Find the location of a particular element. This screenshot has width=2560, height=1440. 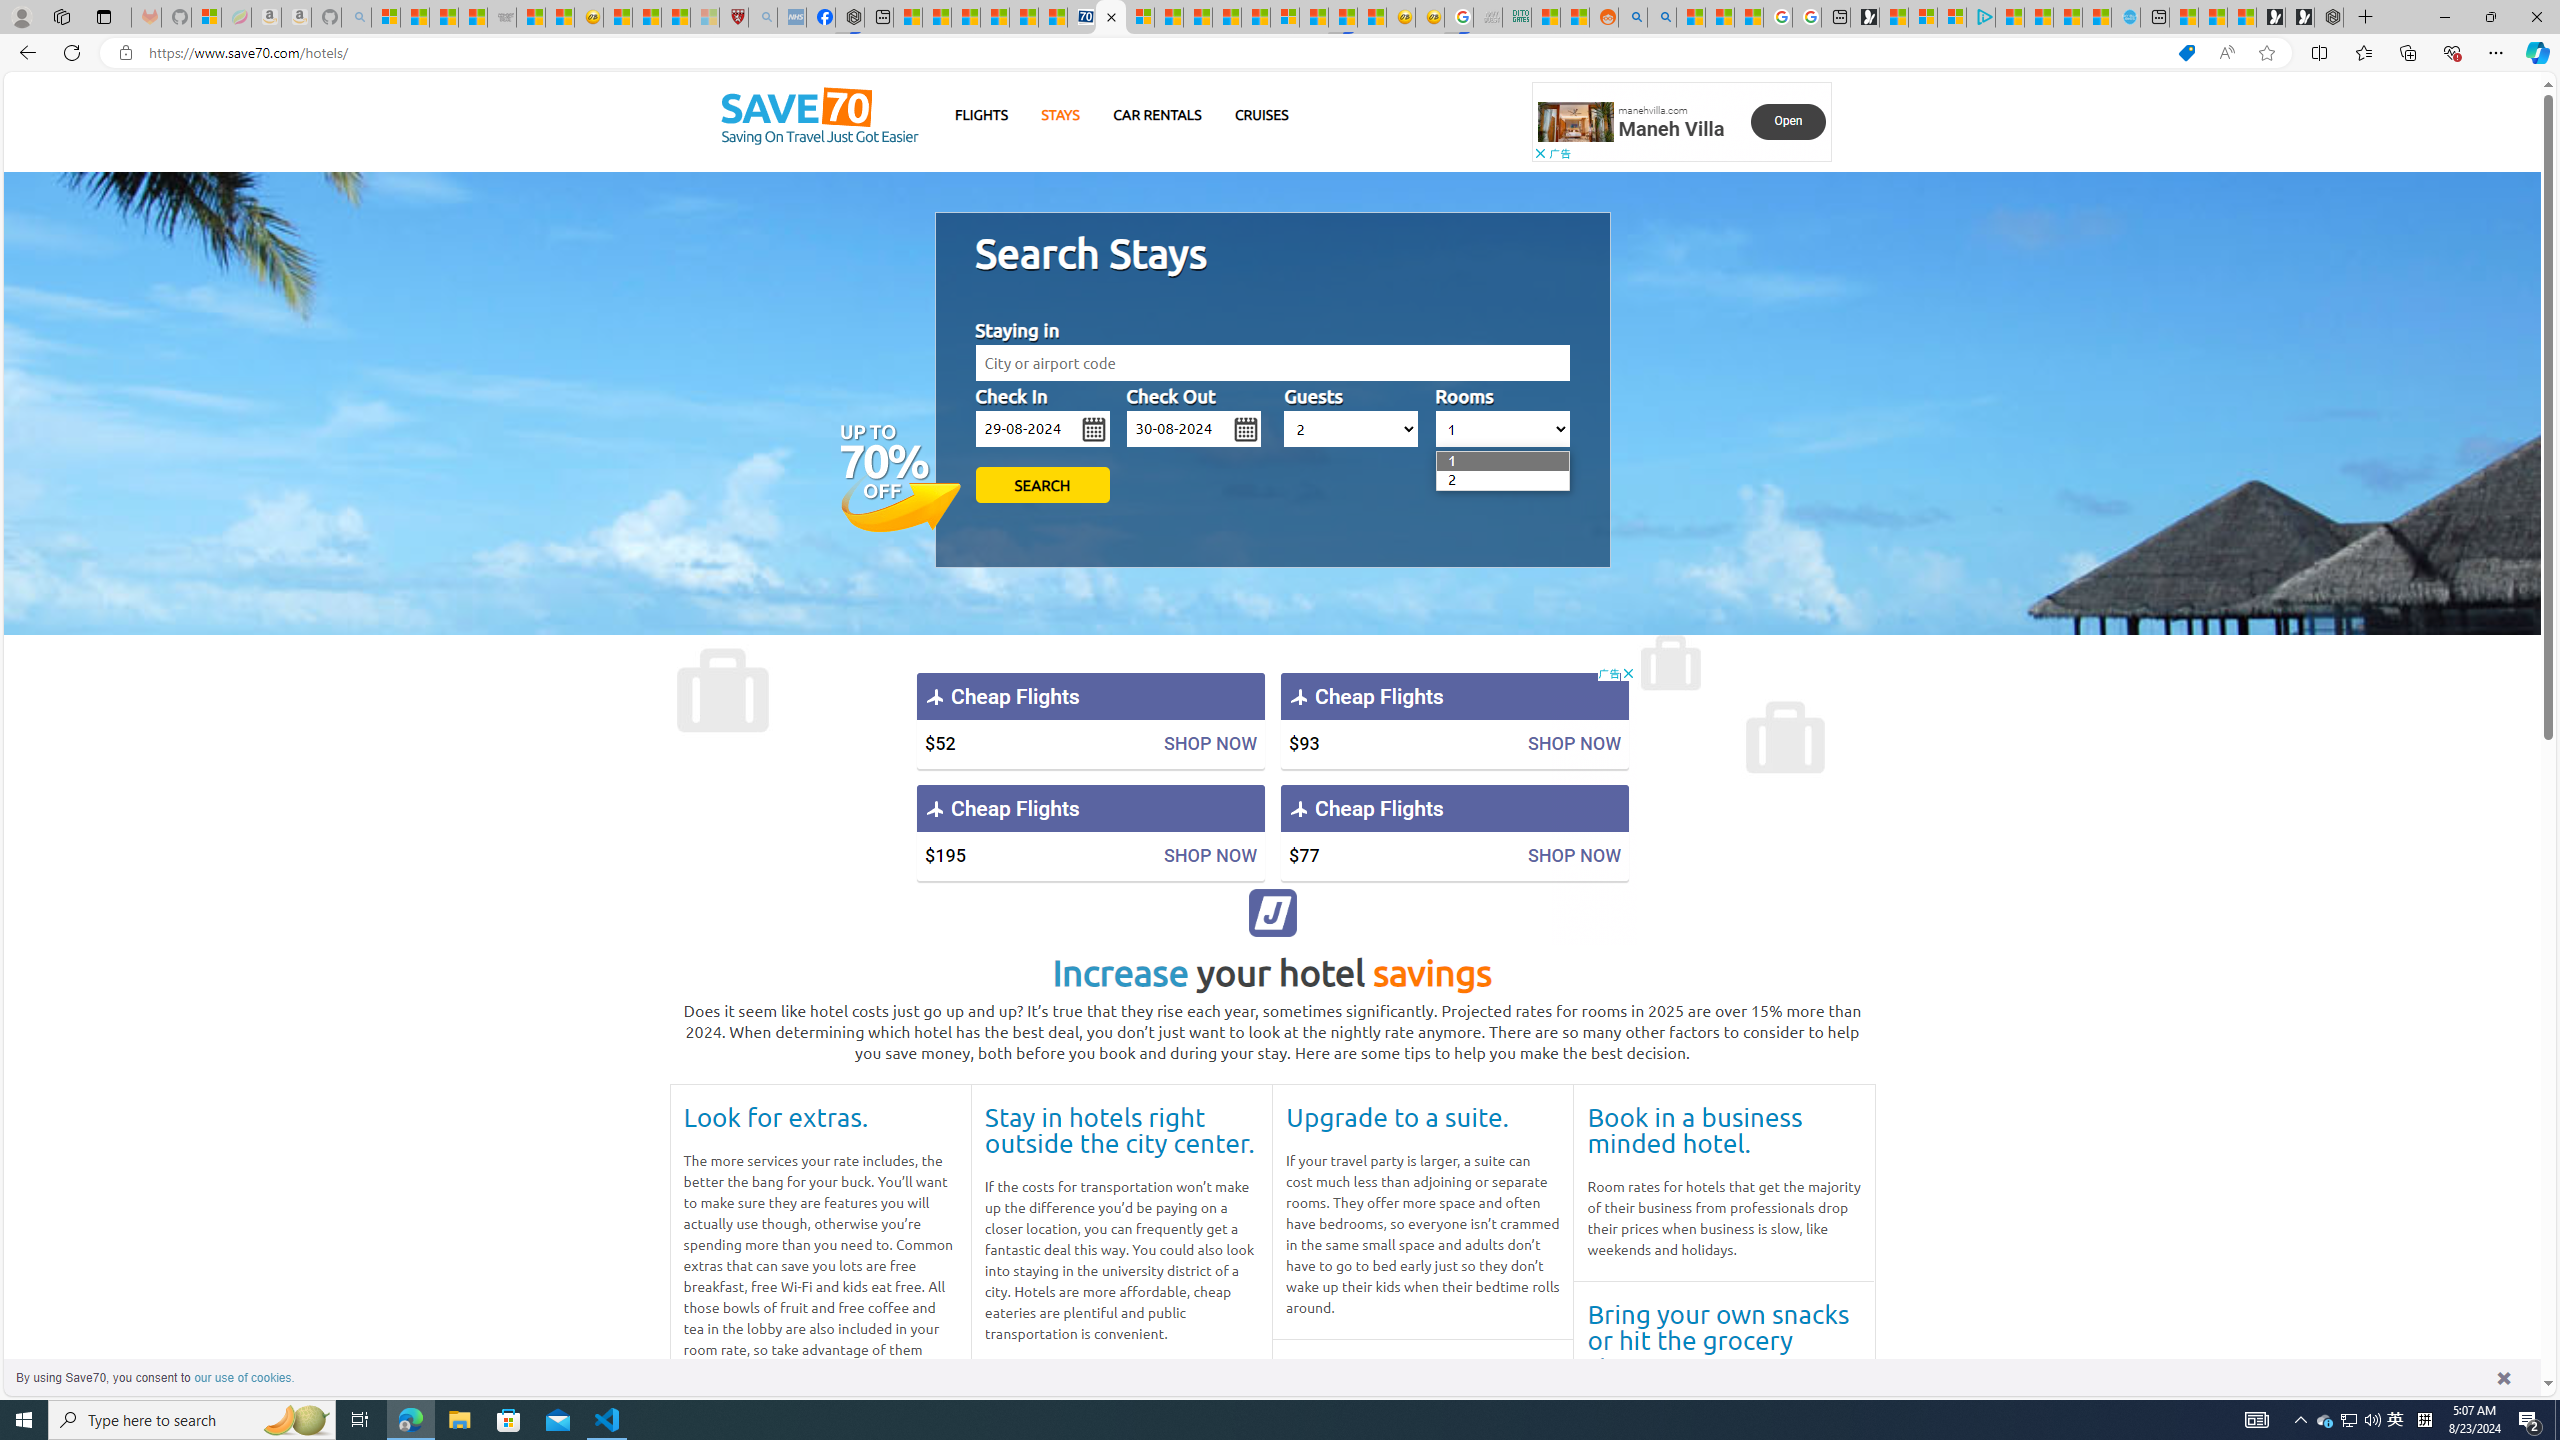

'Cheap Hotels - Save70.com' is located at coordinates (1110, 16).